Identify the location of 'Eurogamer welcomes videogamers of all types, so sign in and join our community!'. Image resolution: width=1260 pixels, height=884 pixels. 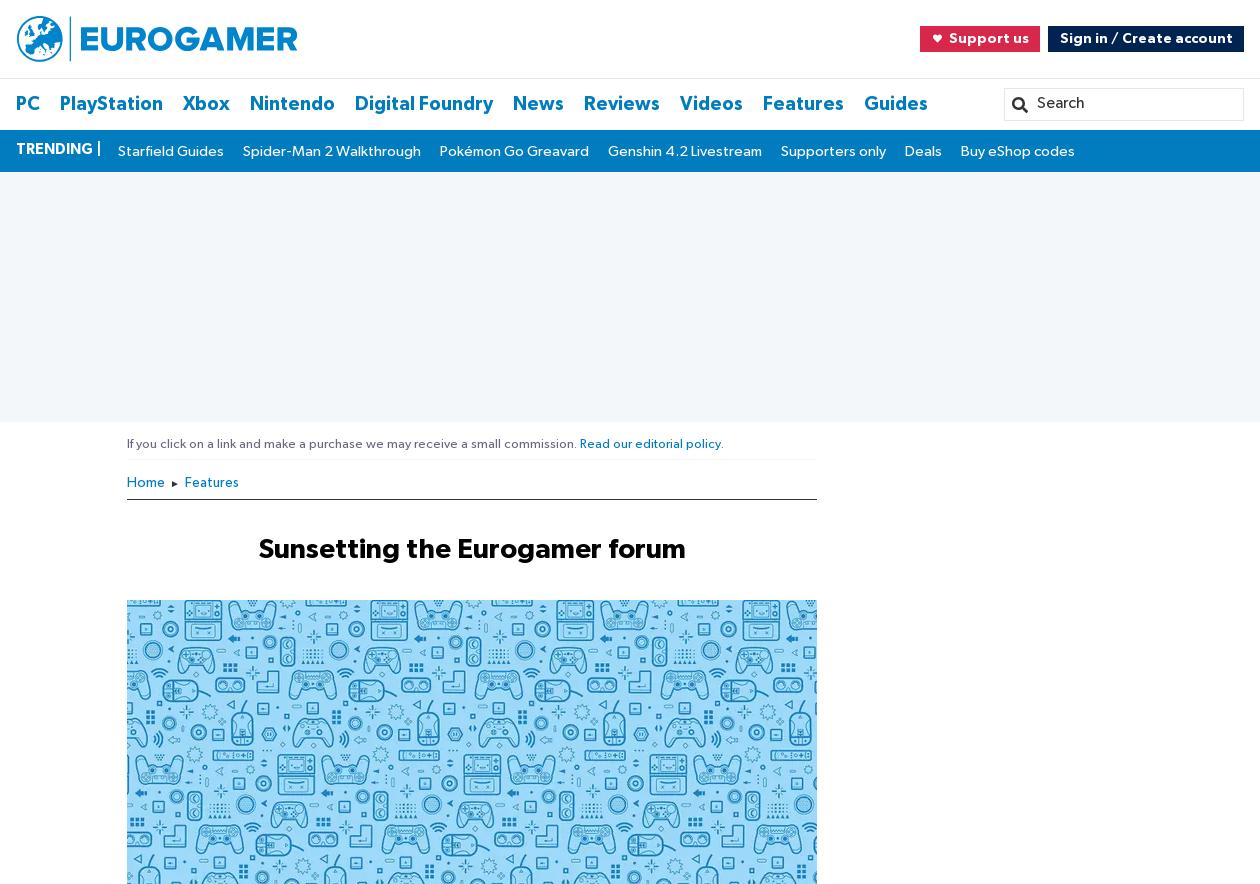
(295, 388).